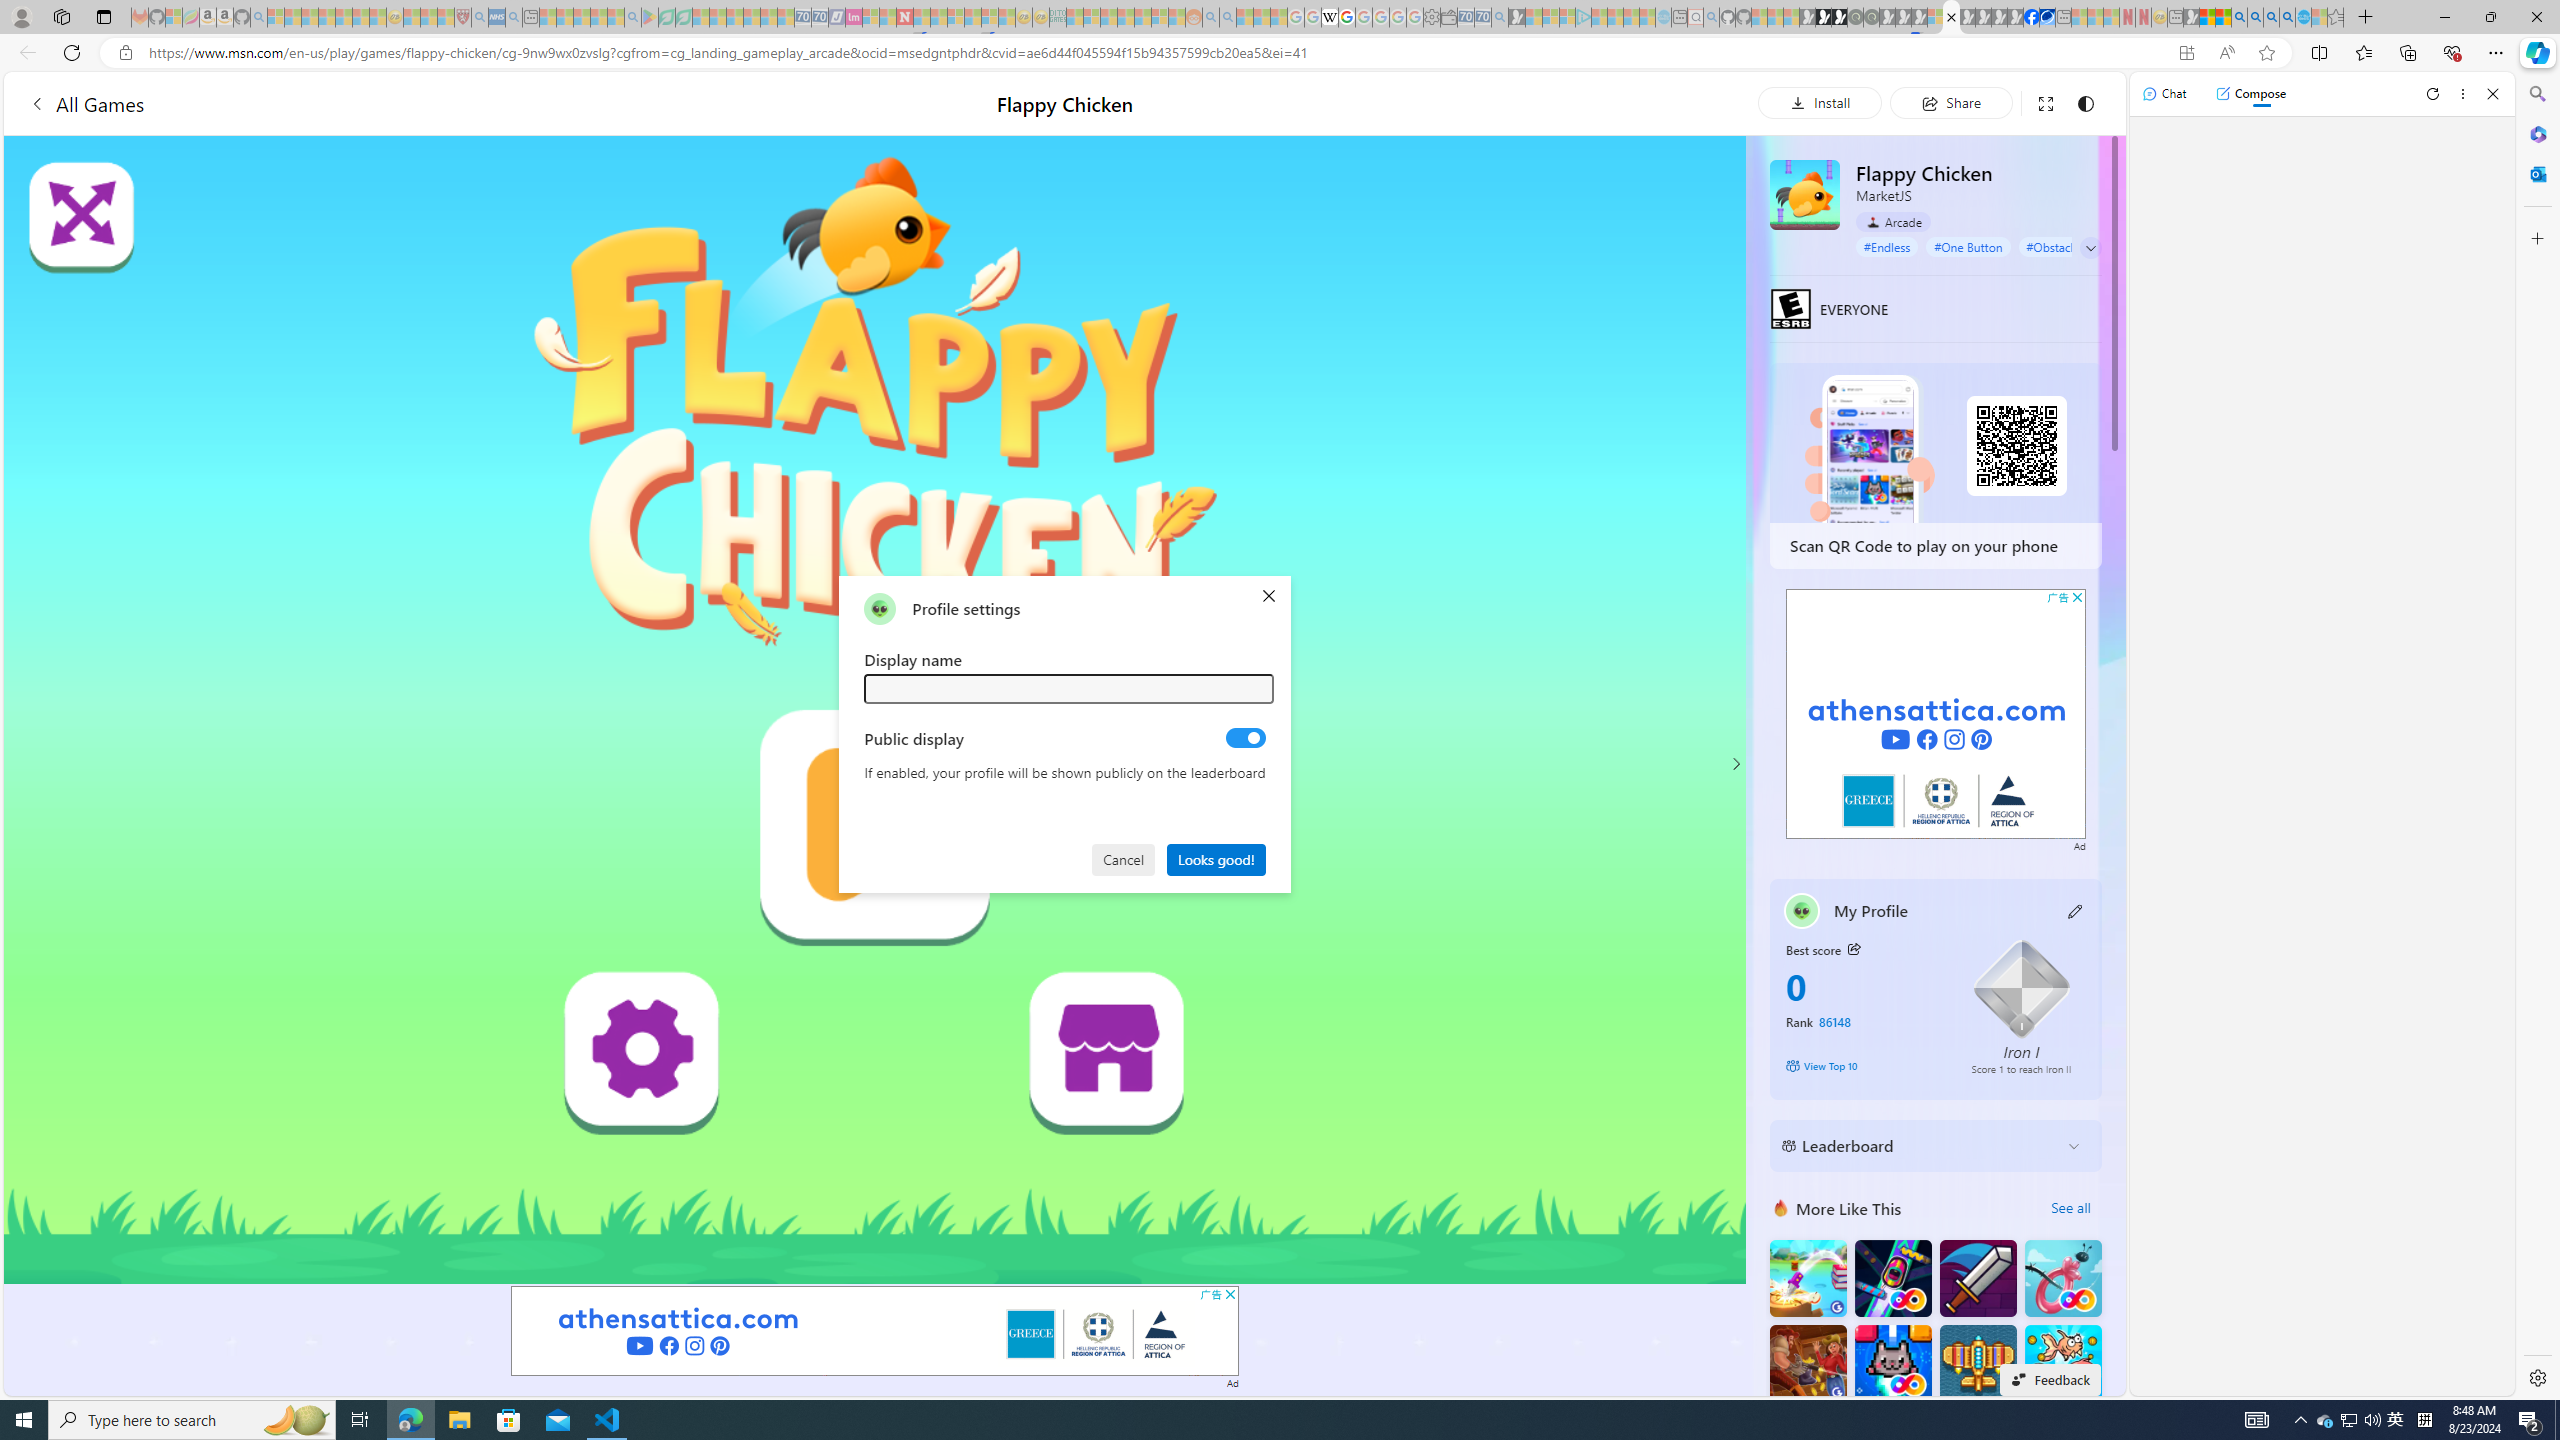 Image resolution: width=2560 pixels, height=1440 pixels. Describe the element at coordinates (2250, 92) in the screenshot. I see `'Compose'` at that location.